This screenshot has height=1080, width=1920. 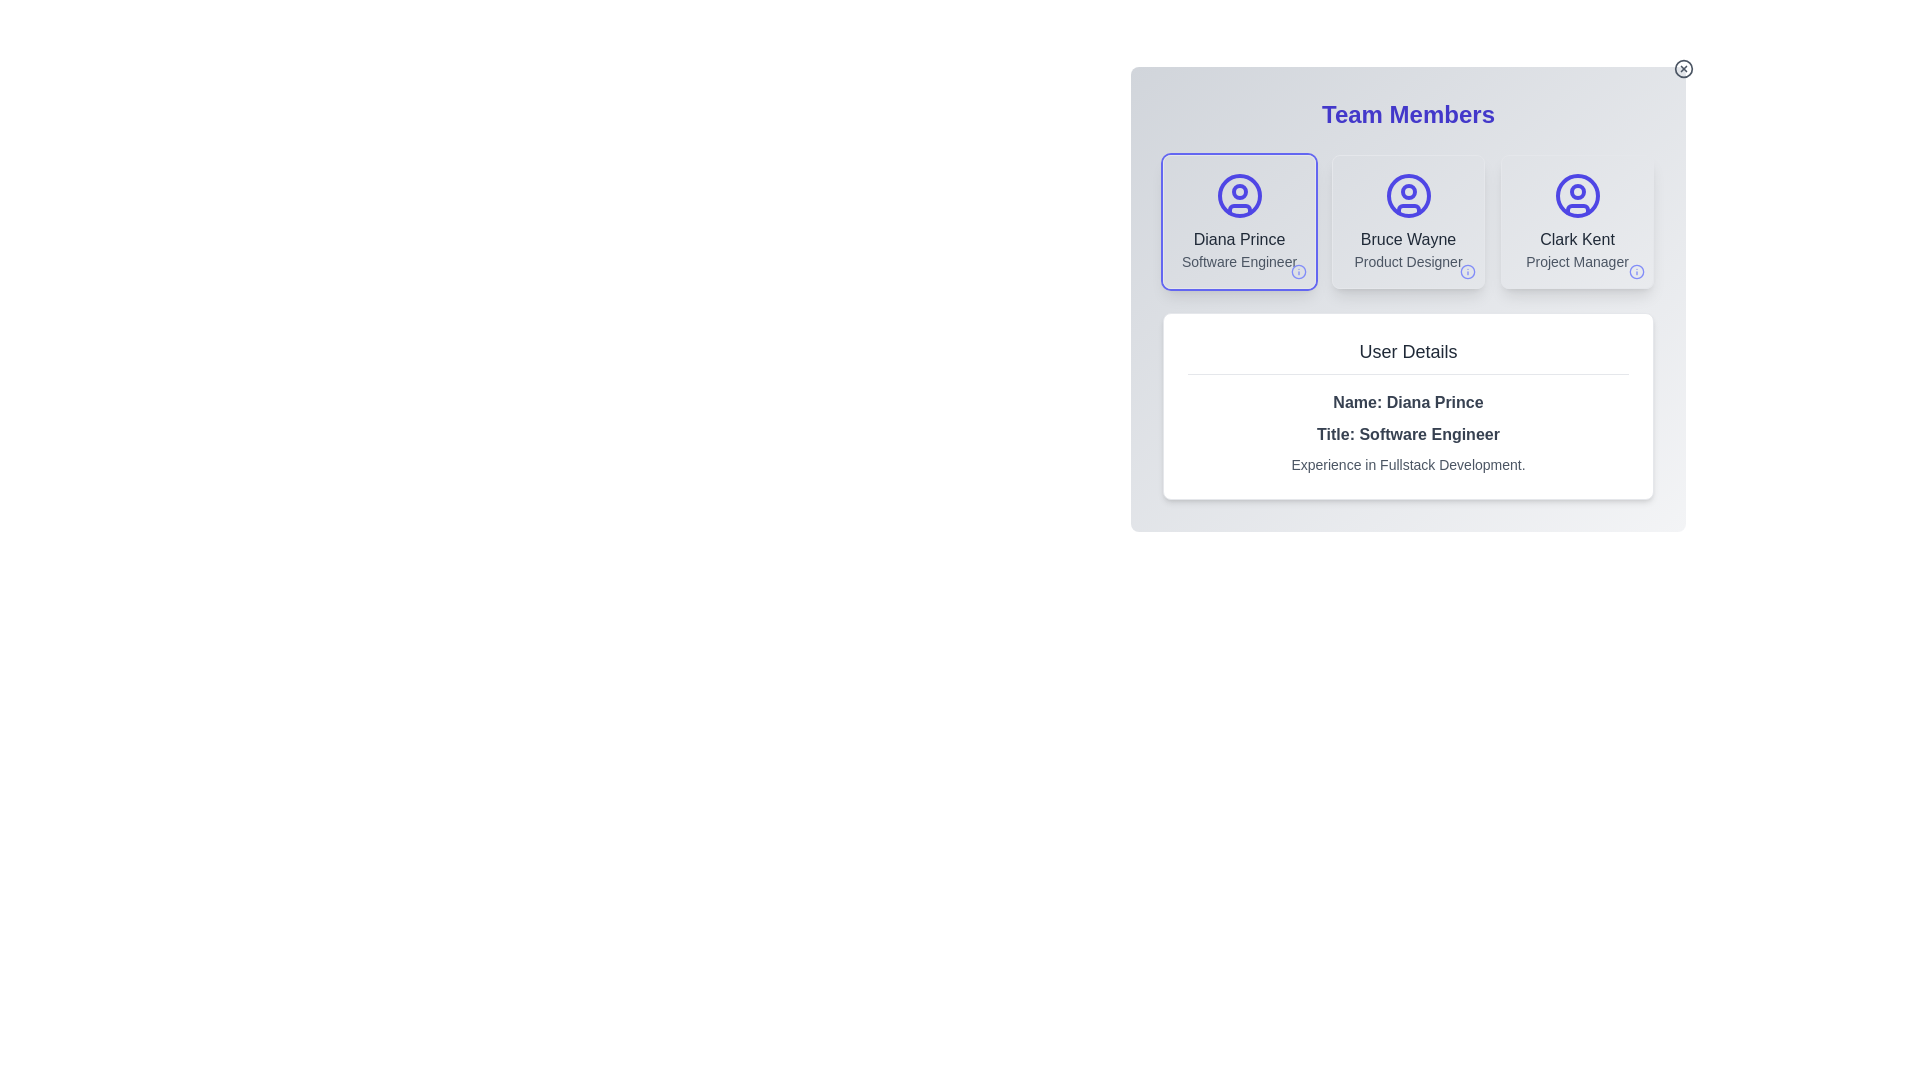 I want to click on the information icon located at the bottom-right corner of the 'Bruce Wayne' profile card, which signifies additional details related to the profile, so click(x=1468, y=272).